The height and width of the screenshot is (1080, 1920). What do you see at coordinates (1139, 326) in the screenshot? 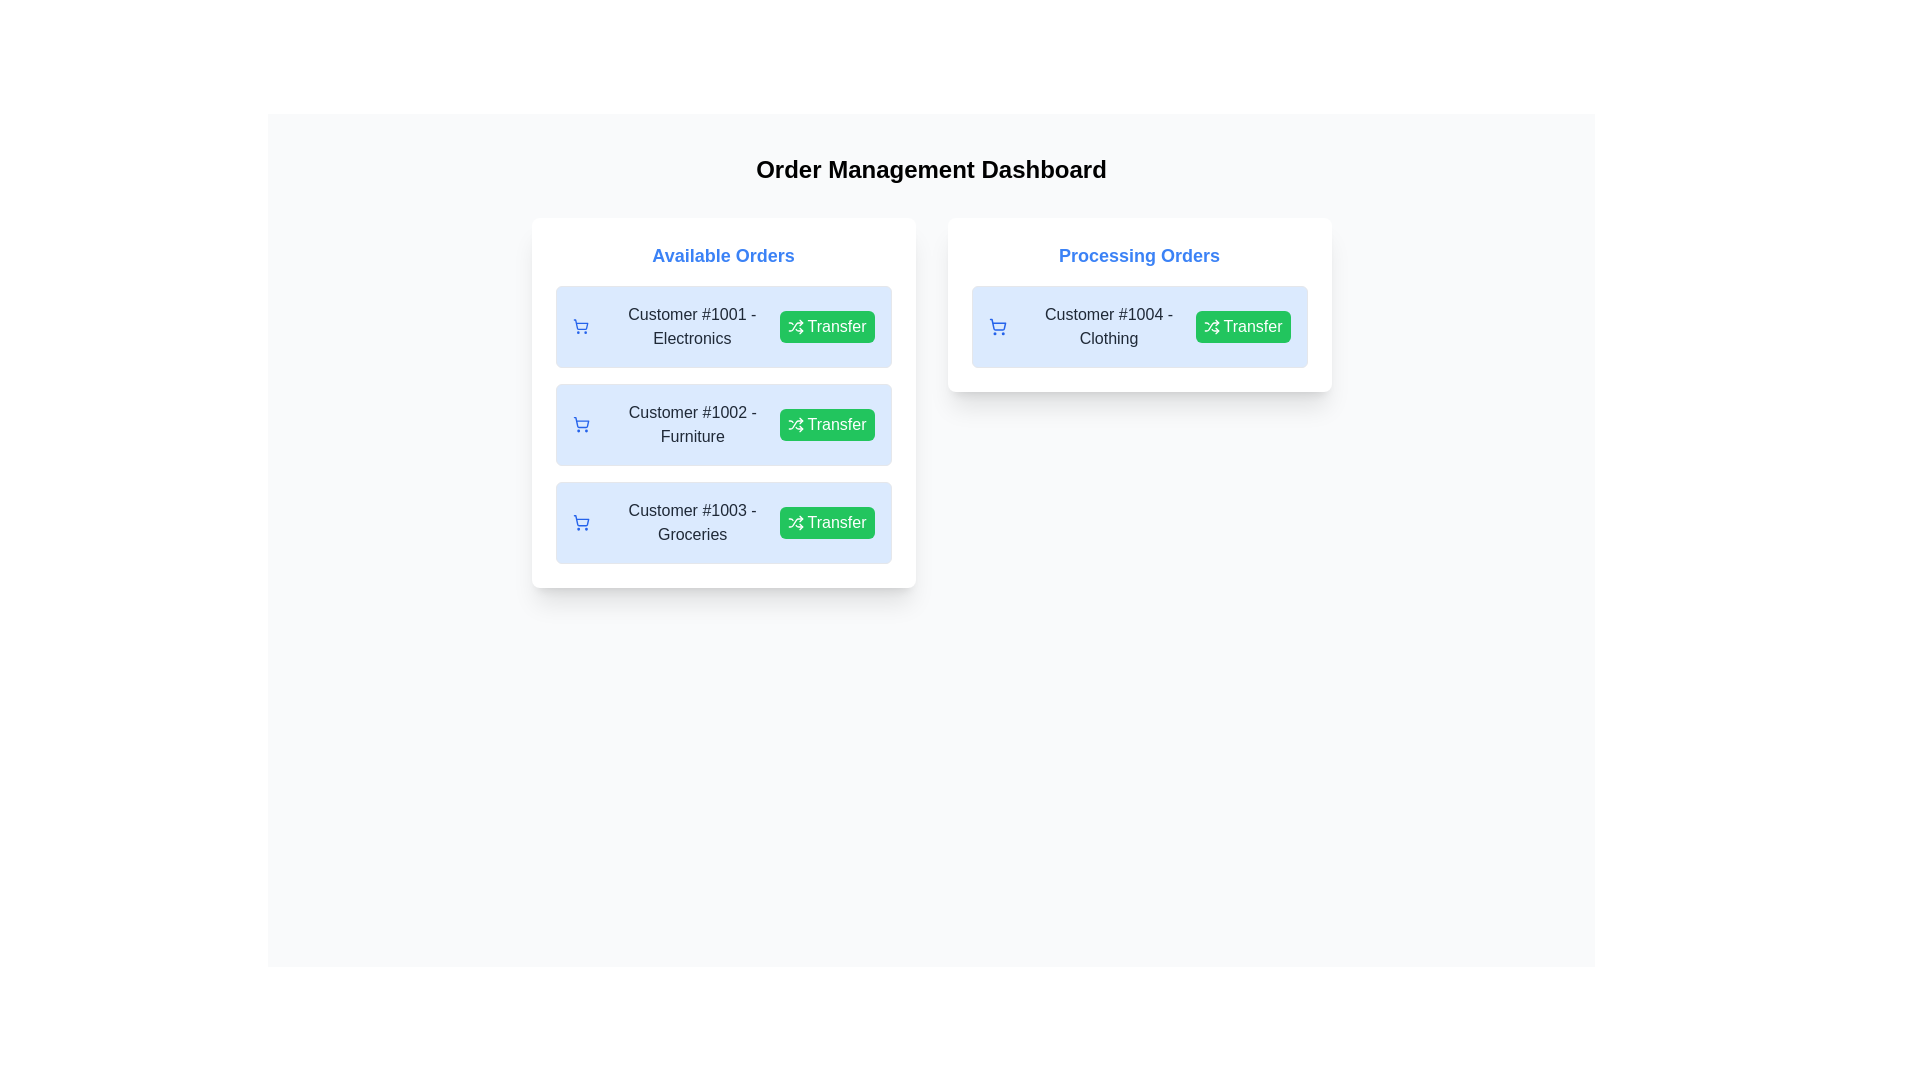
I see `the Card Component labeled 'Customer #1004 - Clothing'` at bounding box center [1139, 326].